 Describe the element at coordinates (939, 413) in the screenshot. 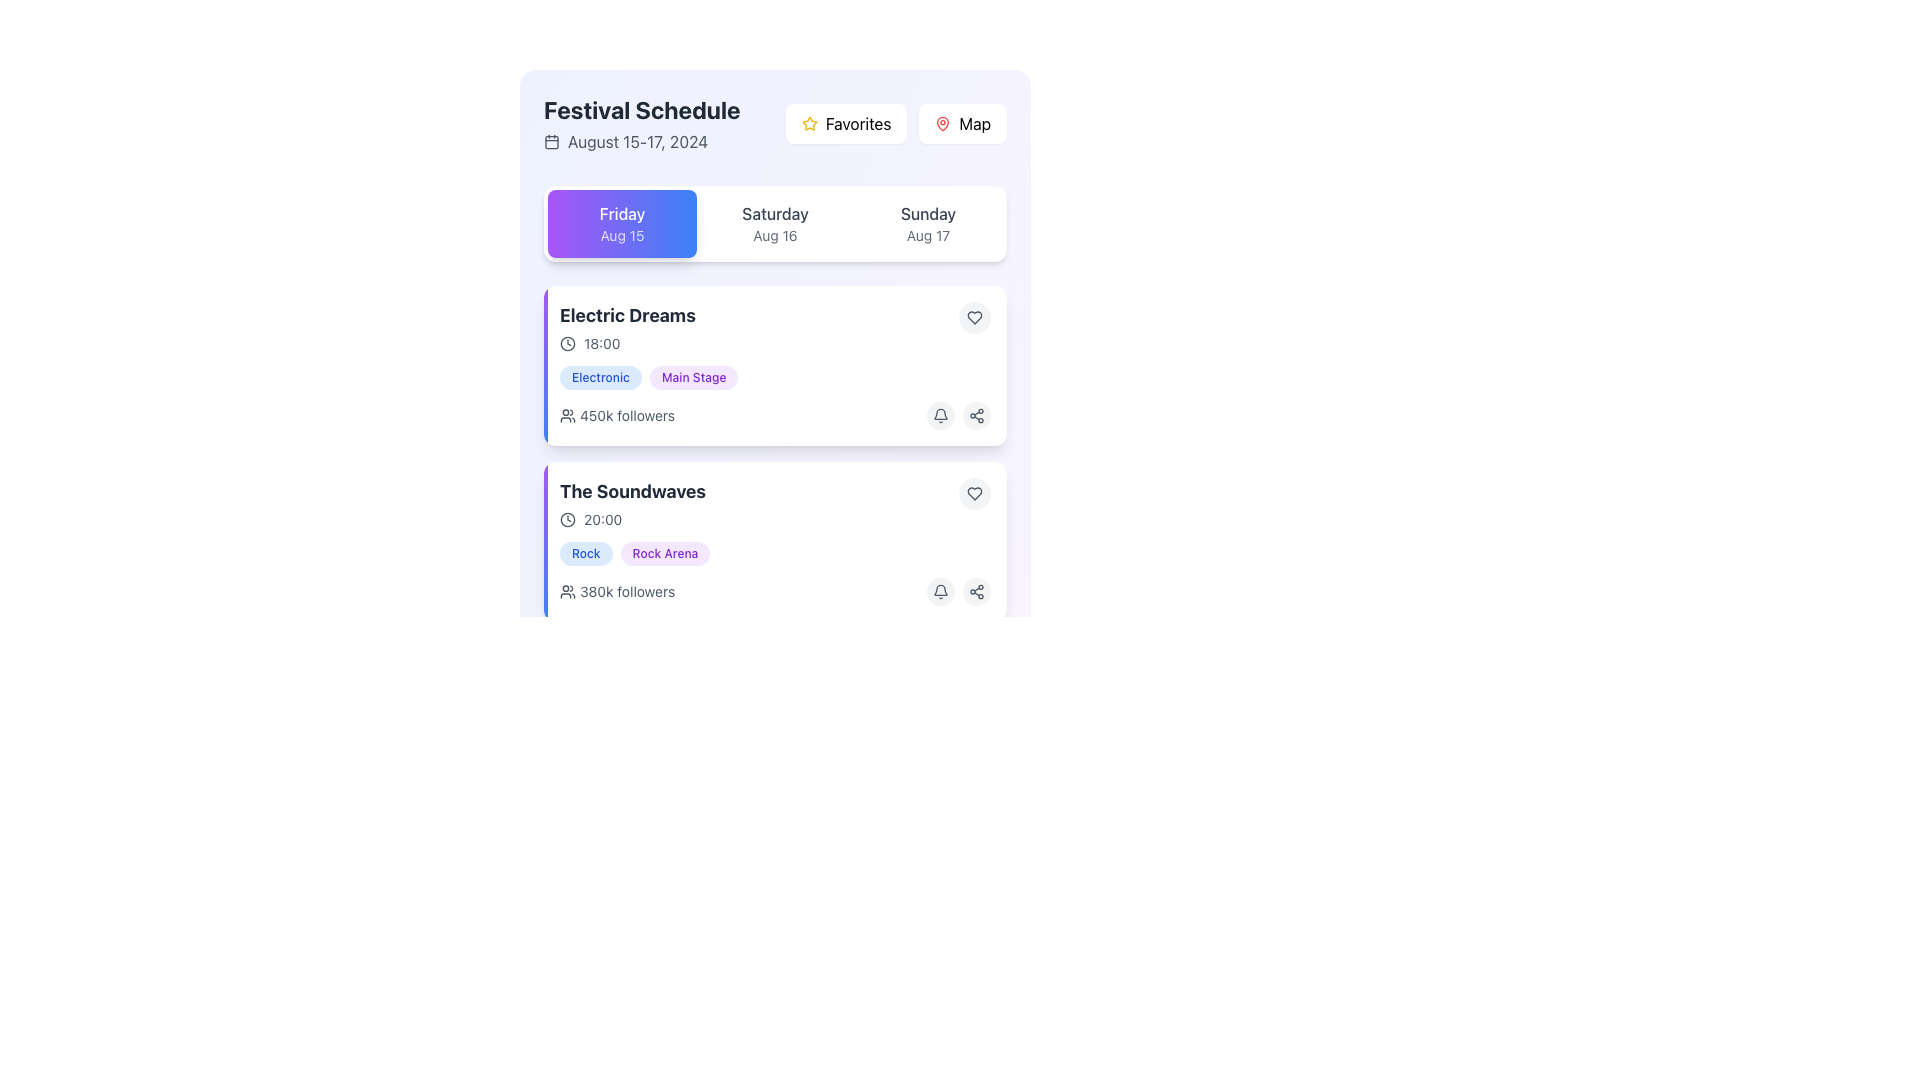

I see `the notification toggle icon located in the bottom-right corner of 'The Soundwaves' schedule card` at that location.